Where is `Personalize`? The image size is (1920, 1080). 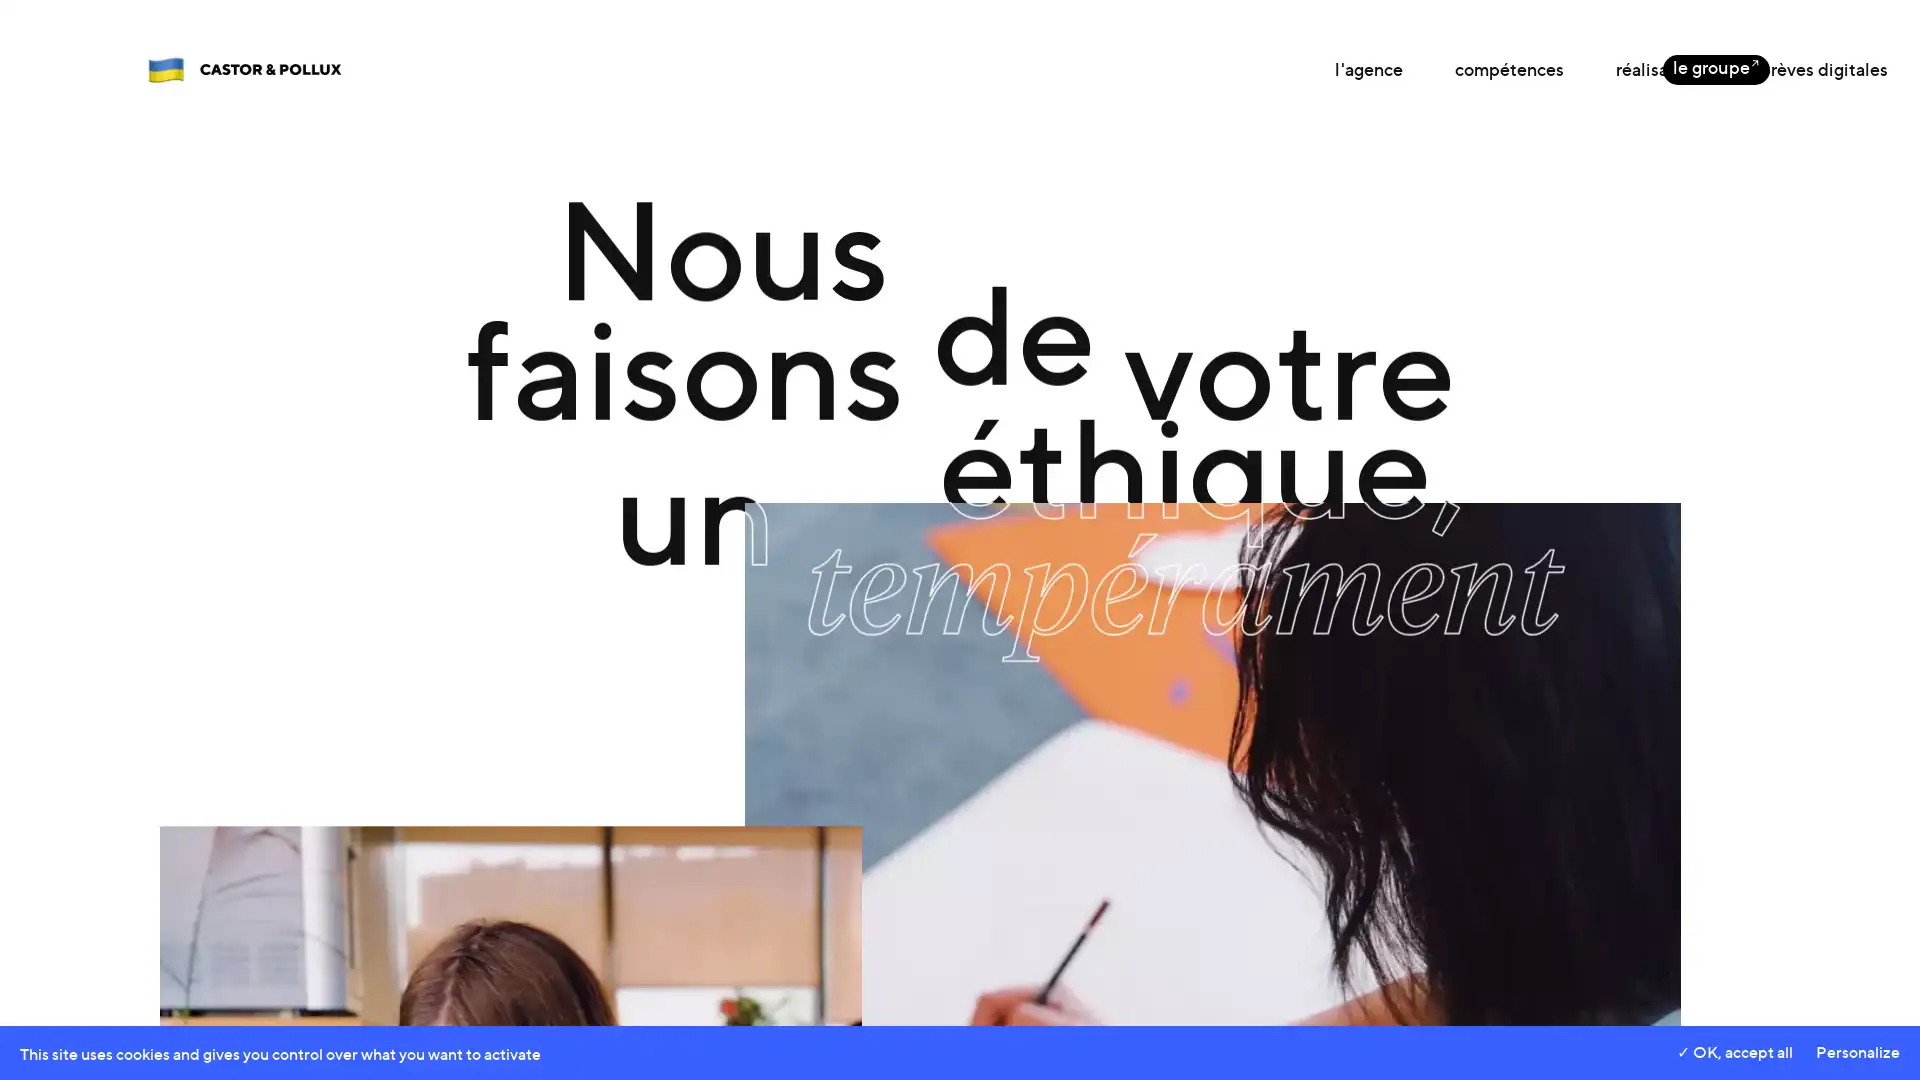 Personalize is located at coordinates (1856, 1049).